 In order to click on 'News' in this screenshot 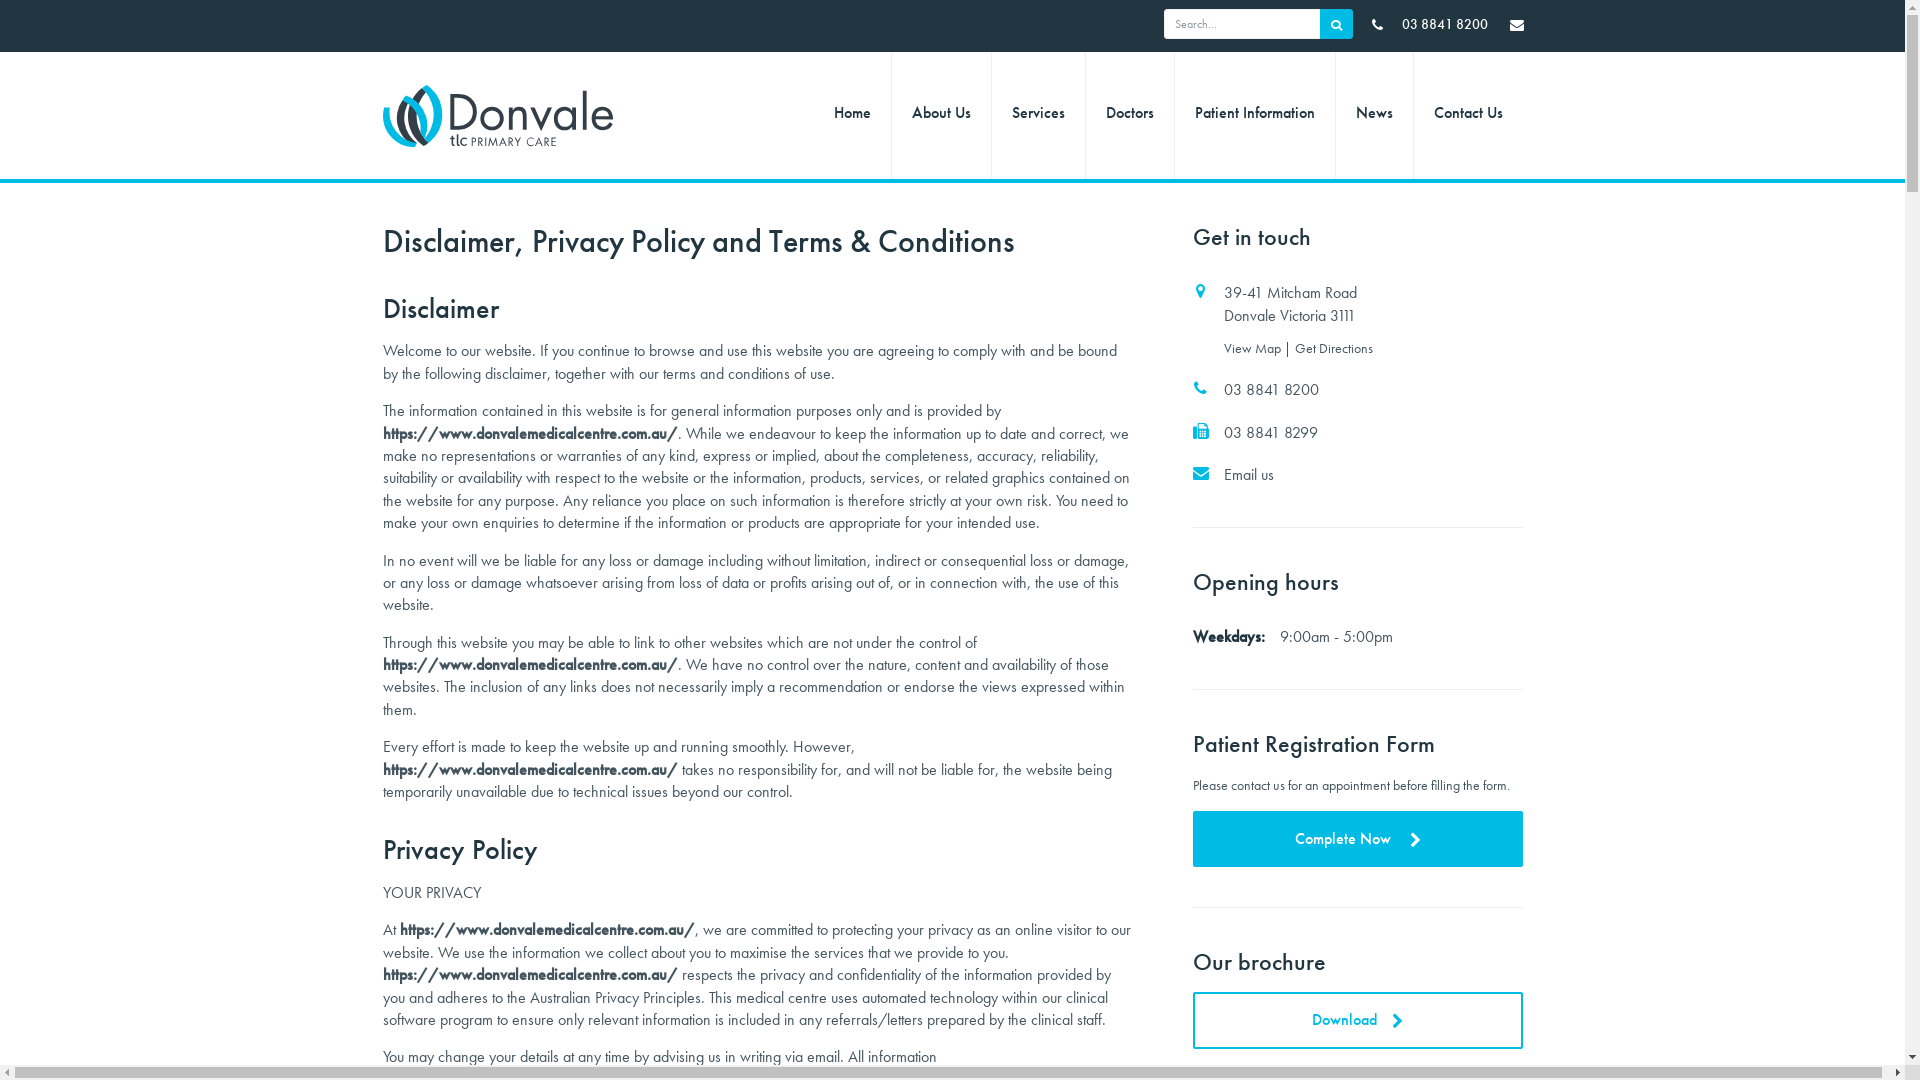, I will do `click(1373, 115)`.